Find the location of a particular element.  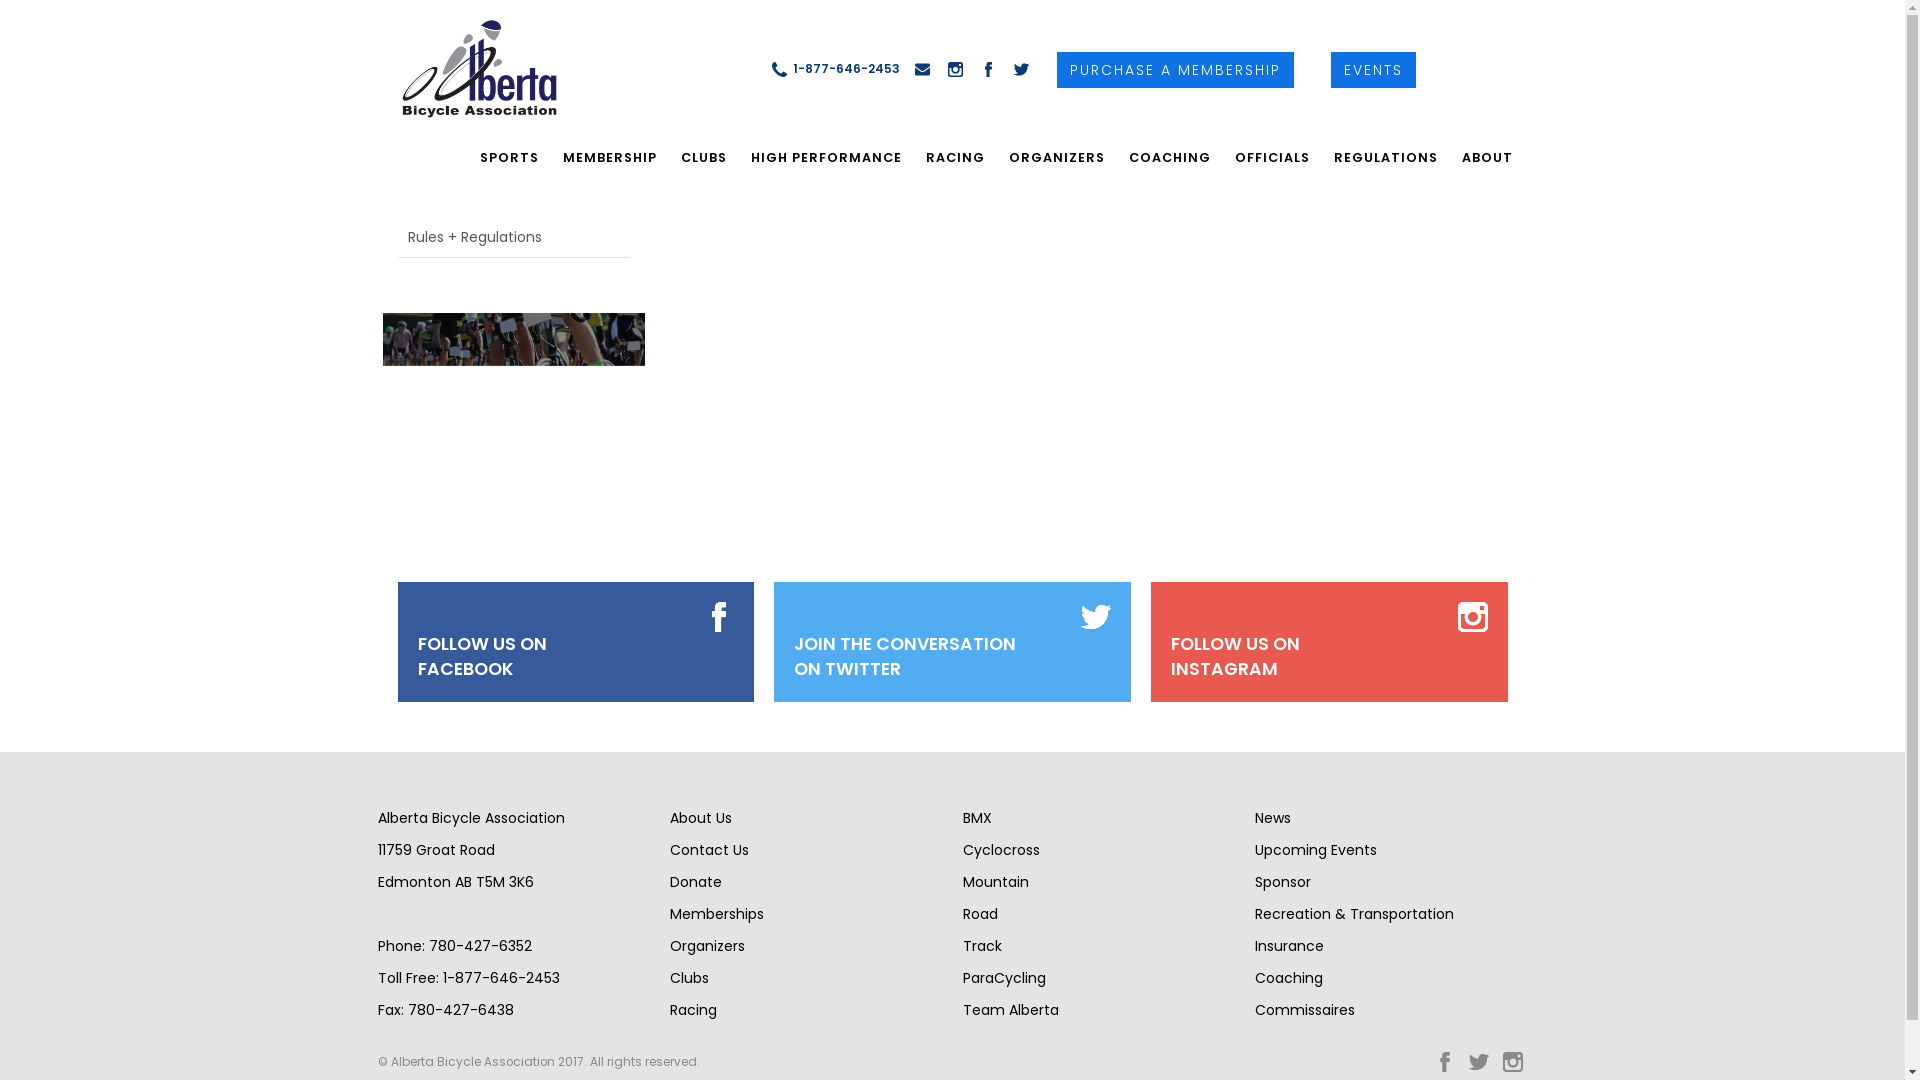

'CLUBS' is located at coordinates (702, 157).